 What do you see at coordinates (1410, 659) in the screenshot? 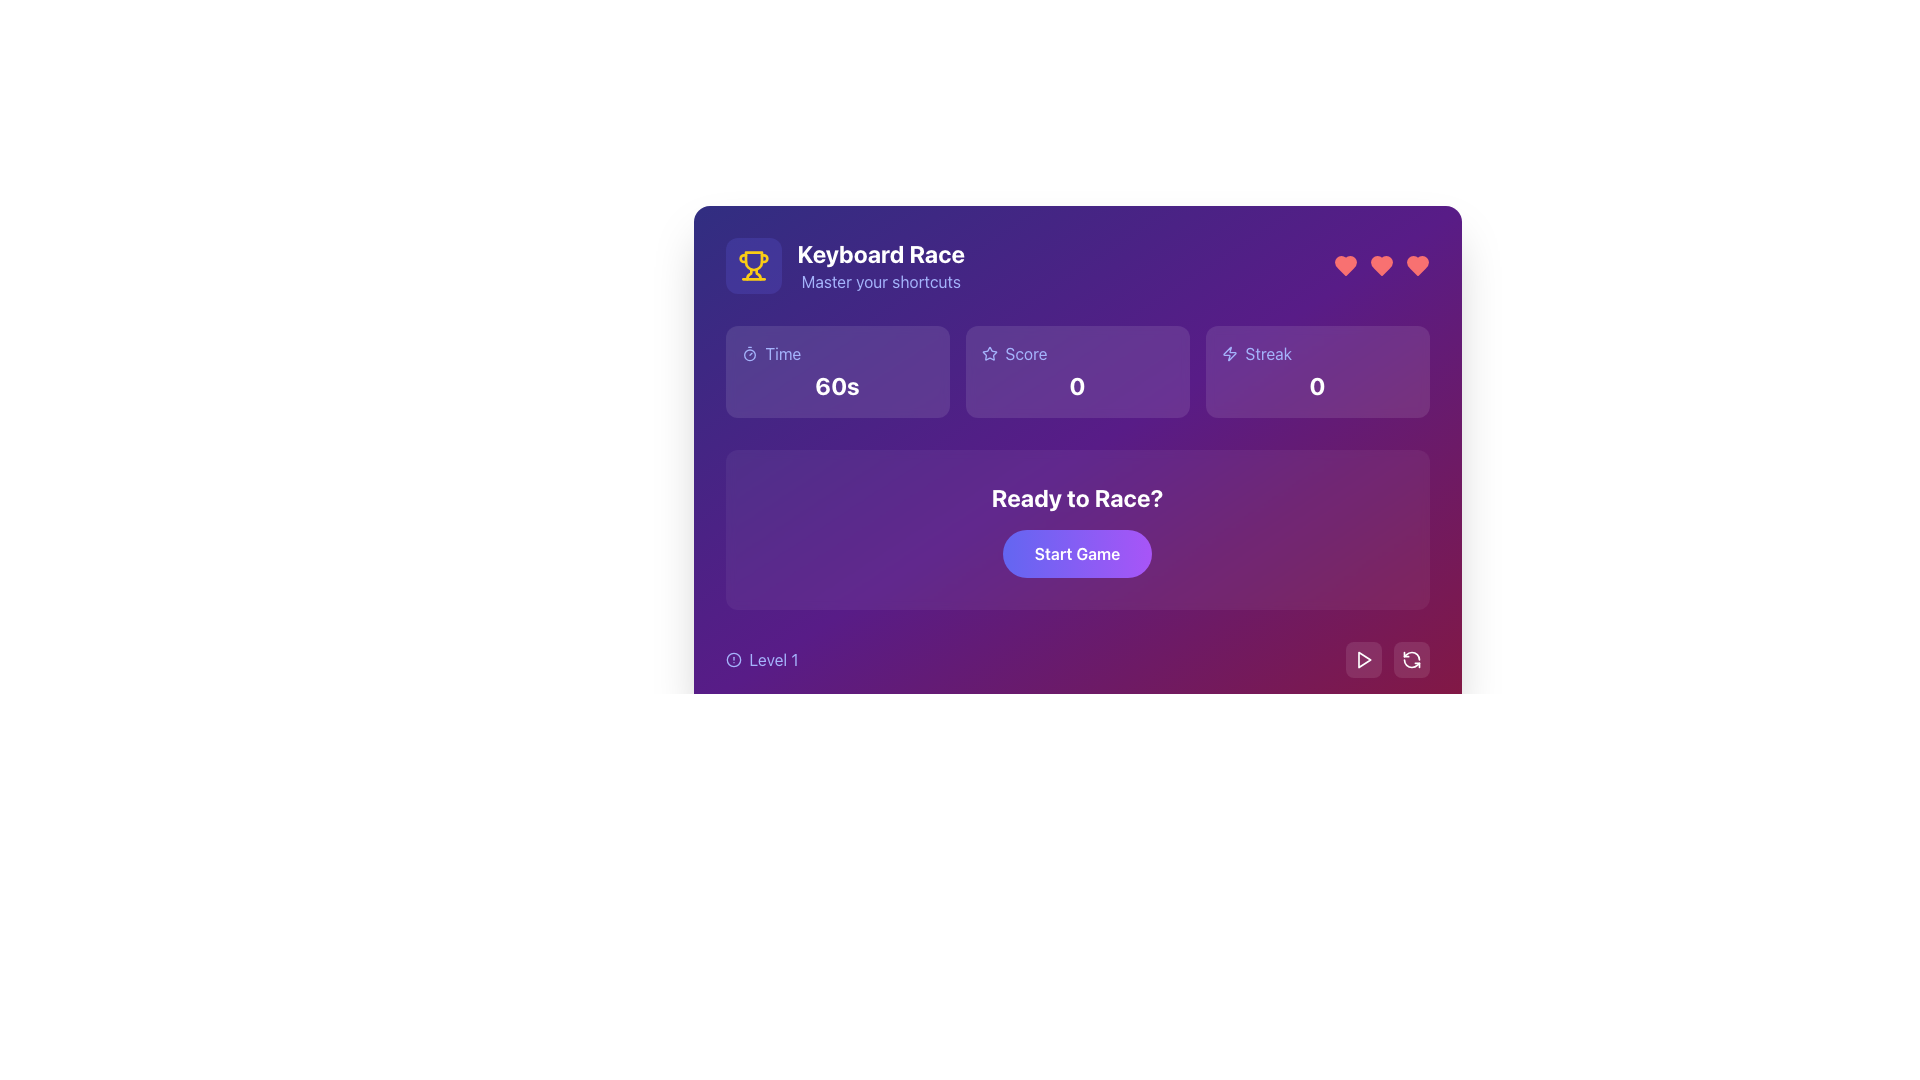
I see `the circular refresh icon located at the bottom-right corner of the purple interface` at bounding box center [1410, 659].